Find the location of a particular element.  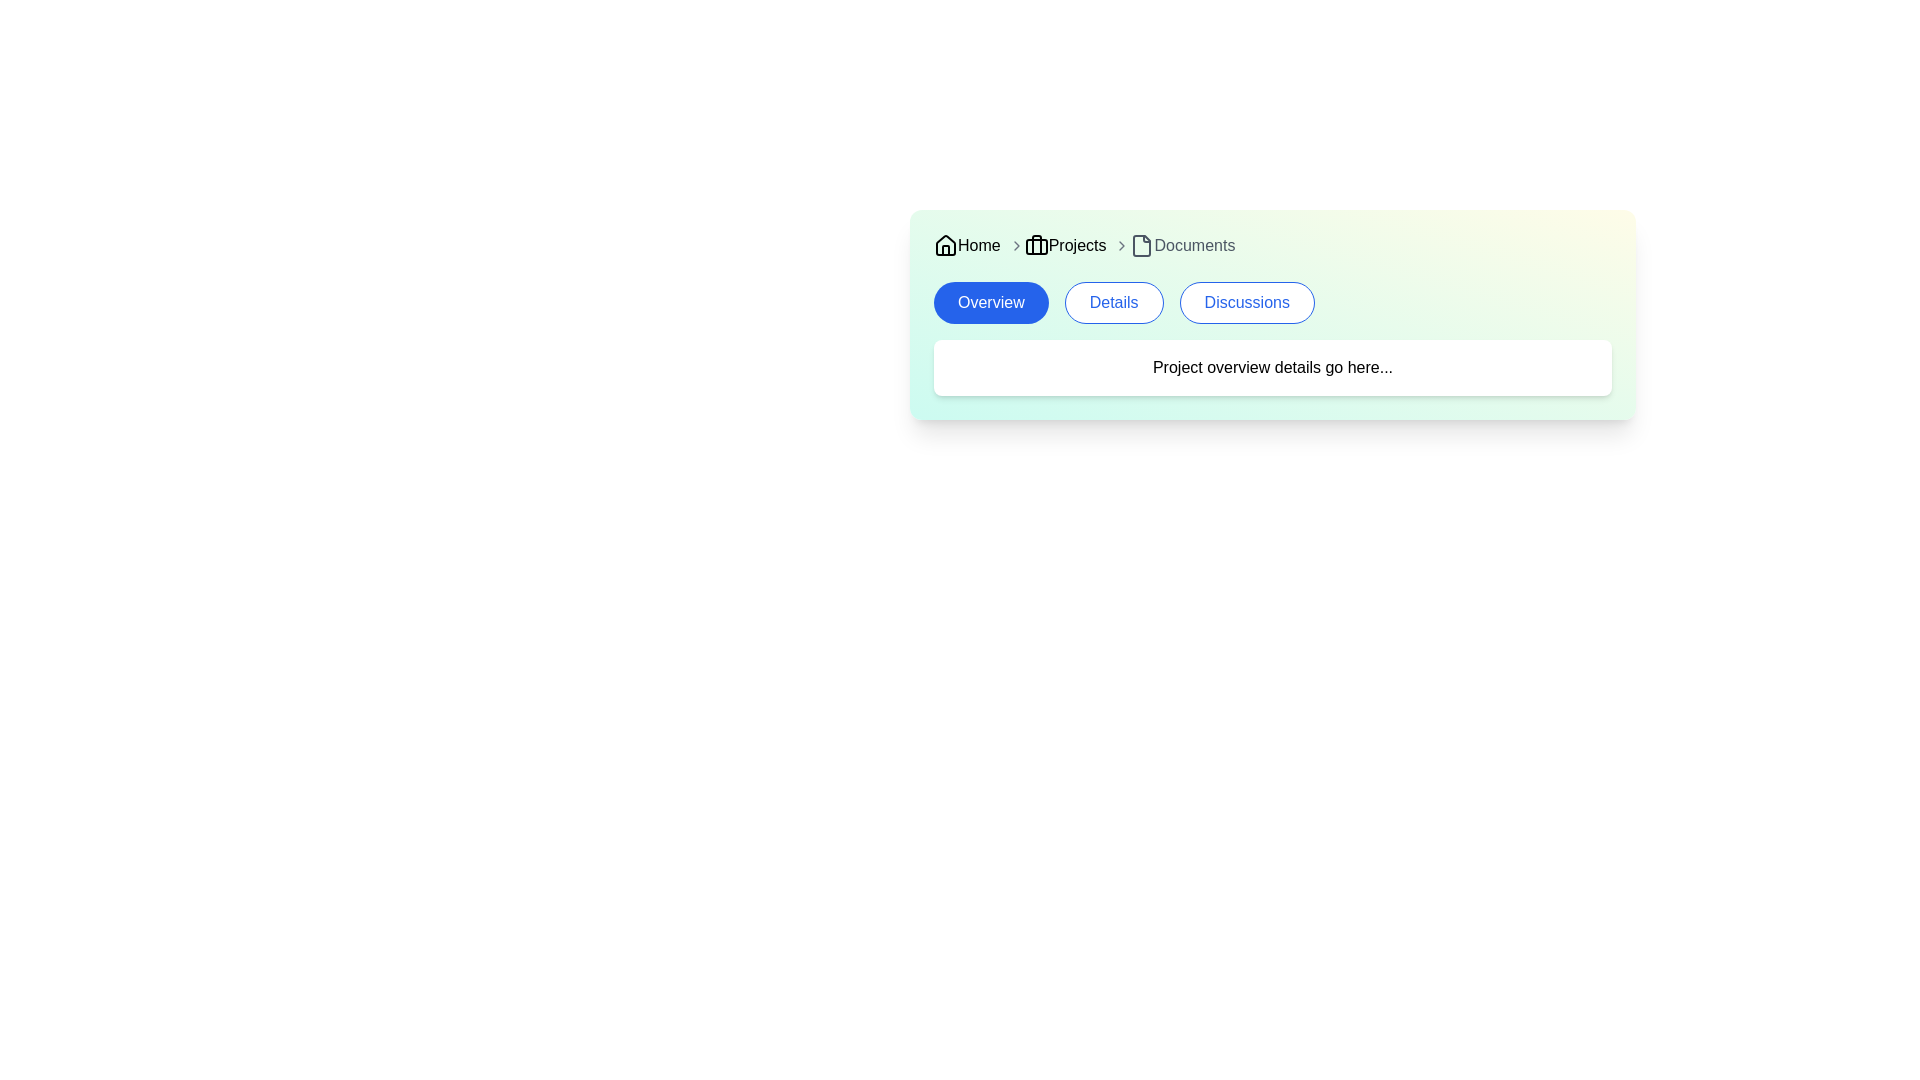

the Tab bar containing the tabs labeled 'Overview,' 'Details,' and 'Discussions' is located at coordinates (1271, 303).